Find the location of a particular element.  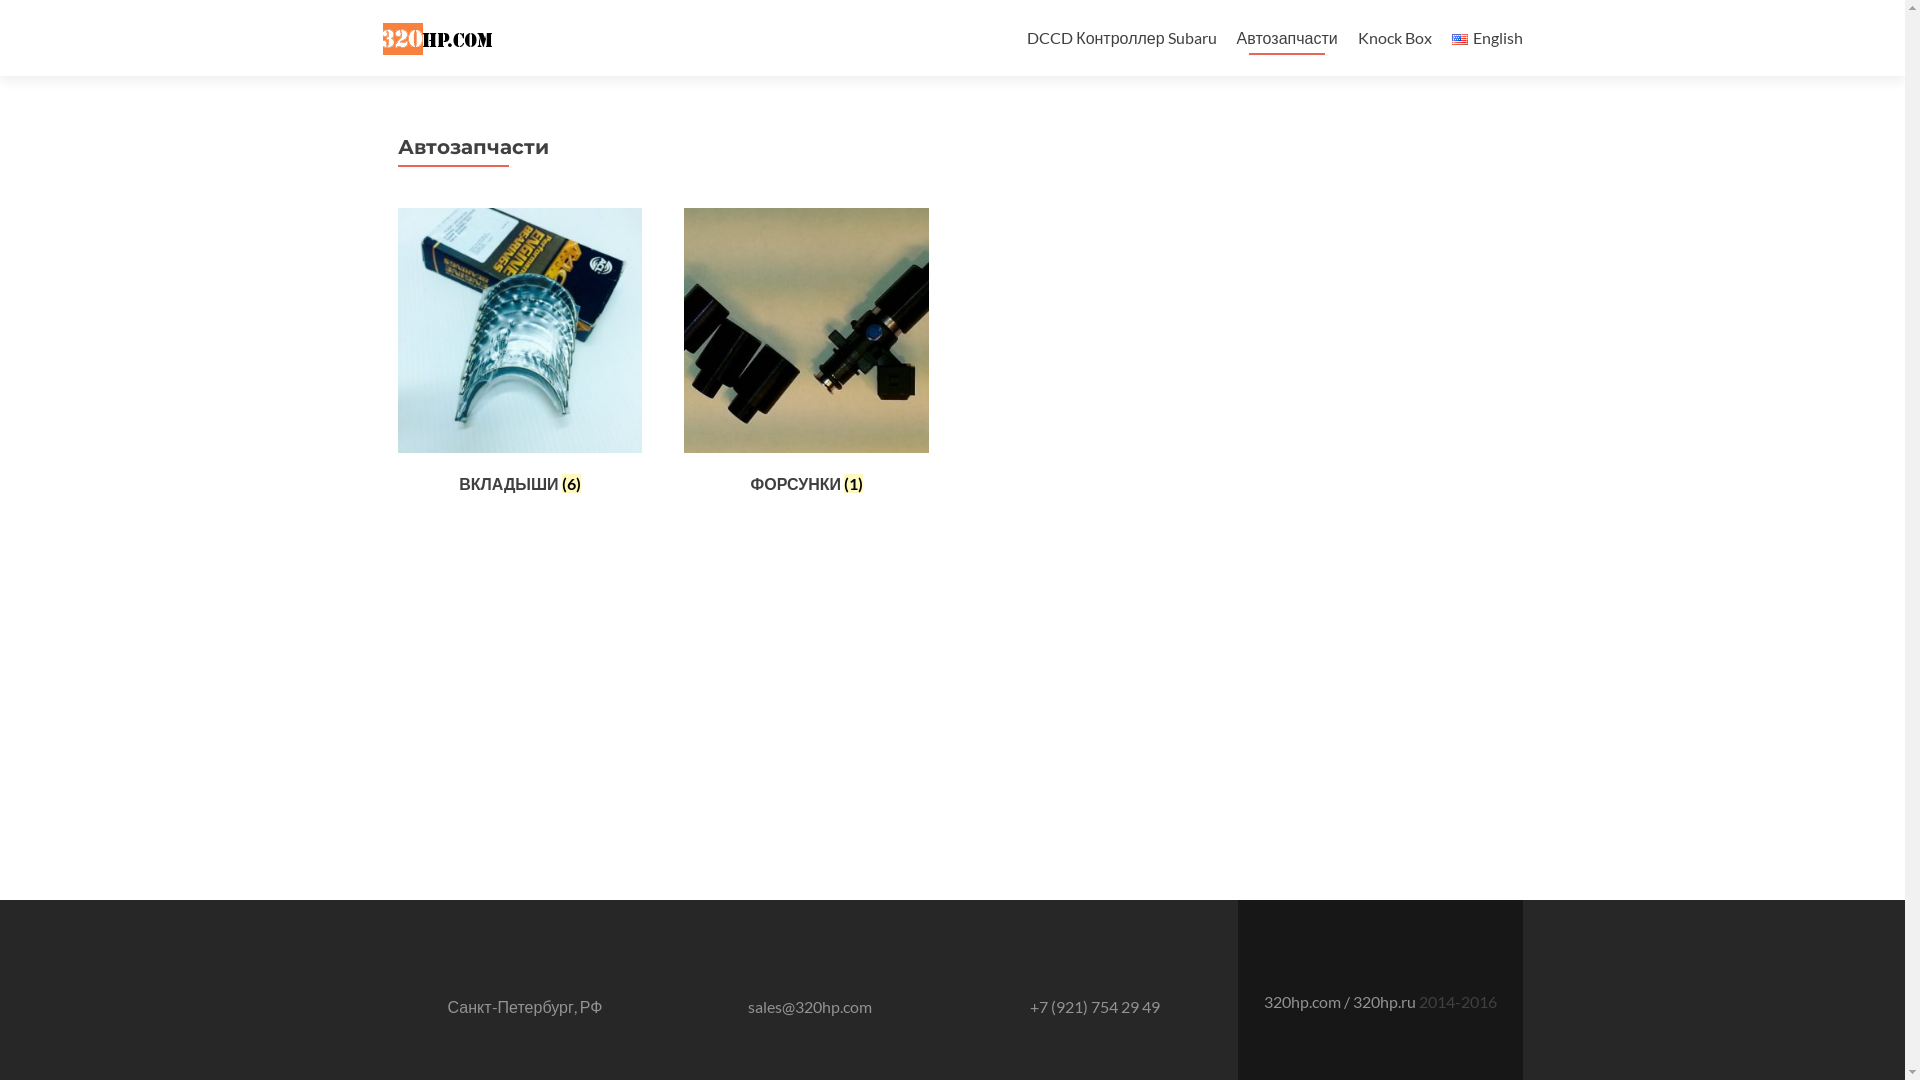

'English' is located at coordinates (1487, 37).